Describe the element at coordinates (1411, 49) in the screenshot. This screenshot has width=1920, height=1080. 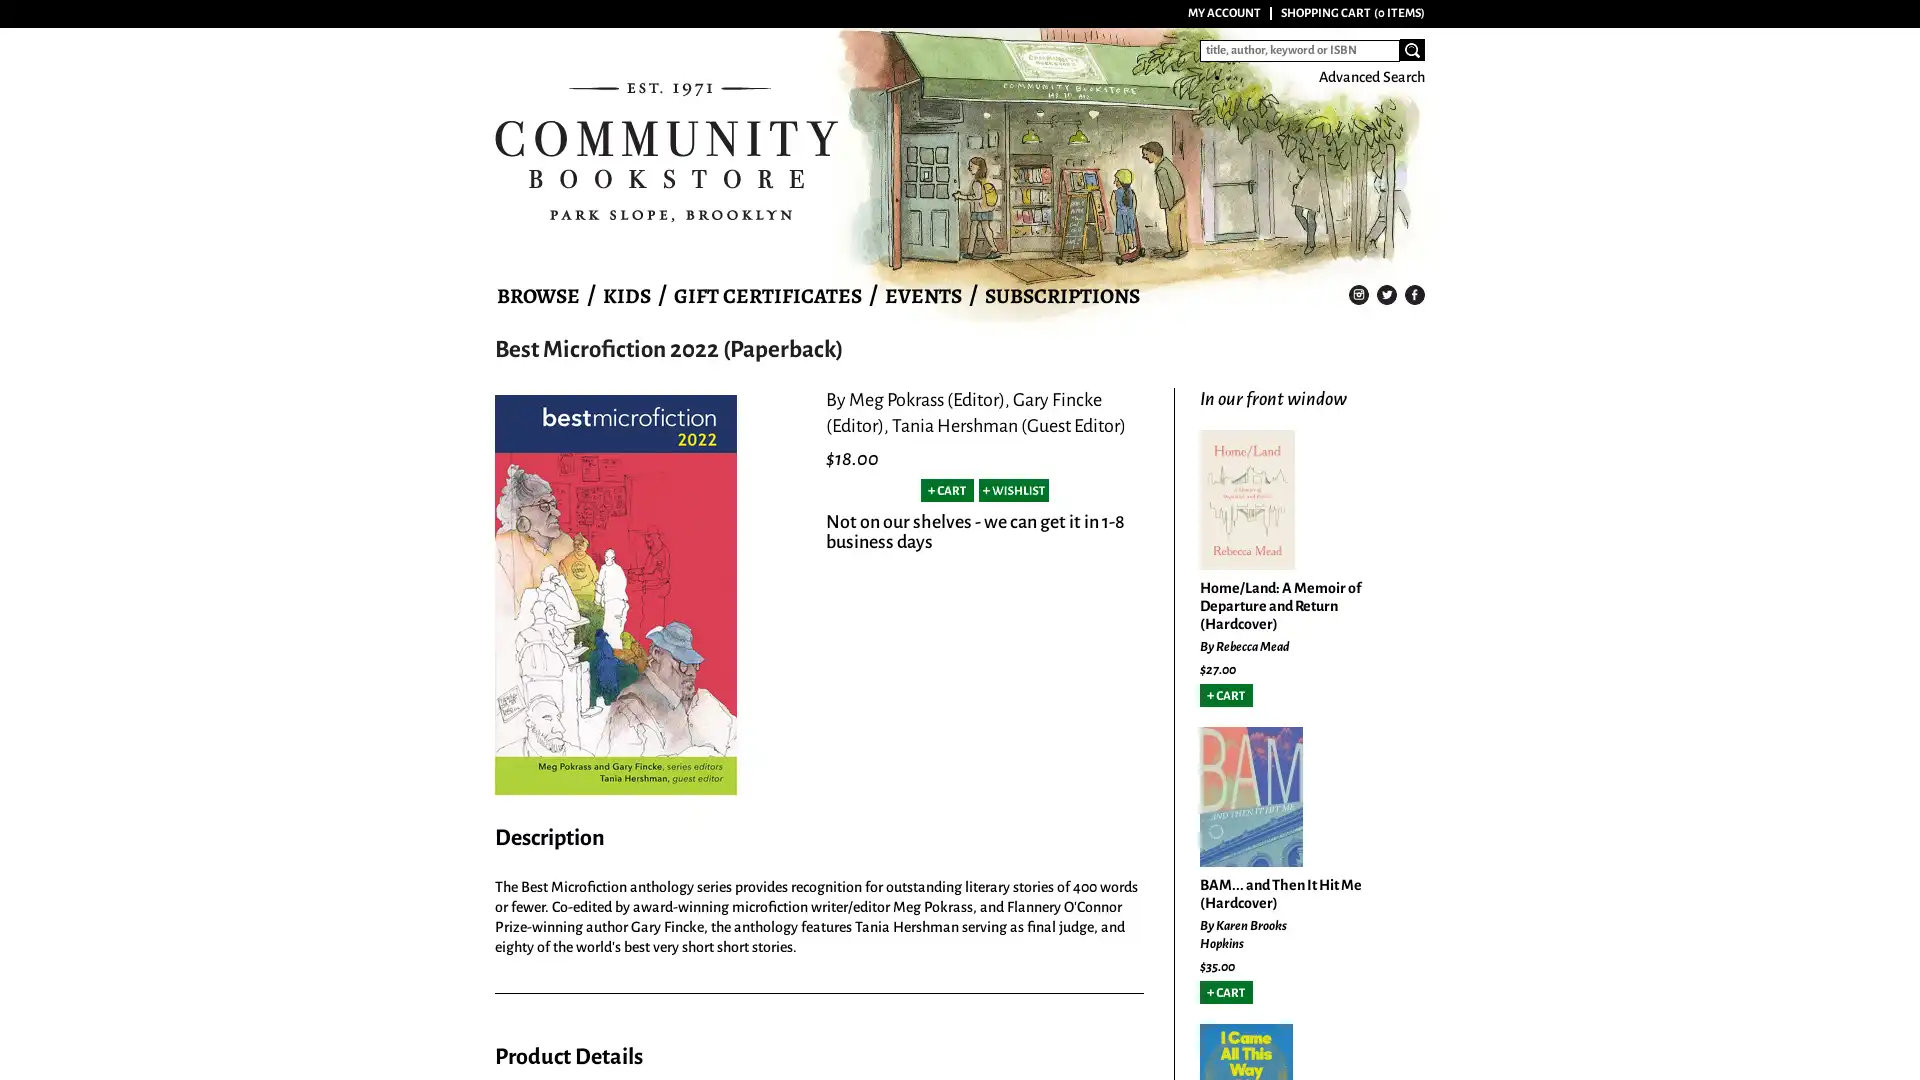
I see `Search` at that location.